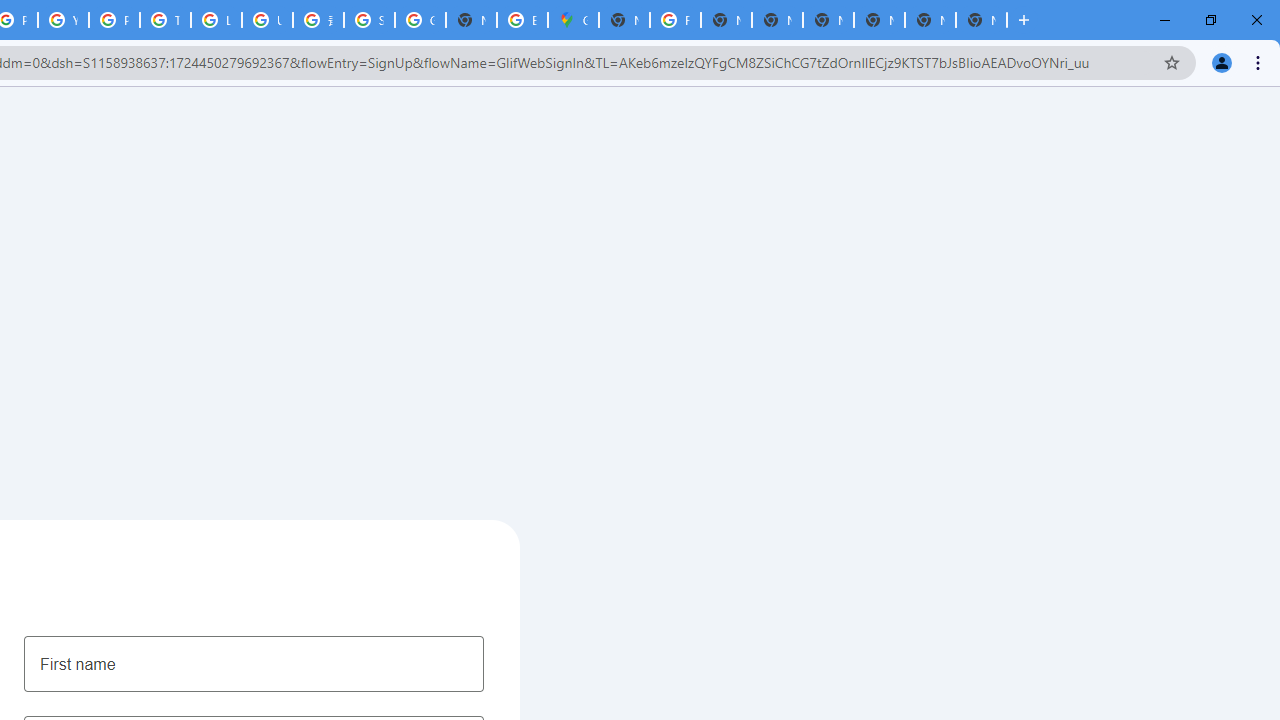 This screenshot has width=1280, height=720. Describe the element at coordinates (253, 663) in the screenshot. I see `'First name'` at that location.